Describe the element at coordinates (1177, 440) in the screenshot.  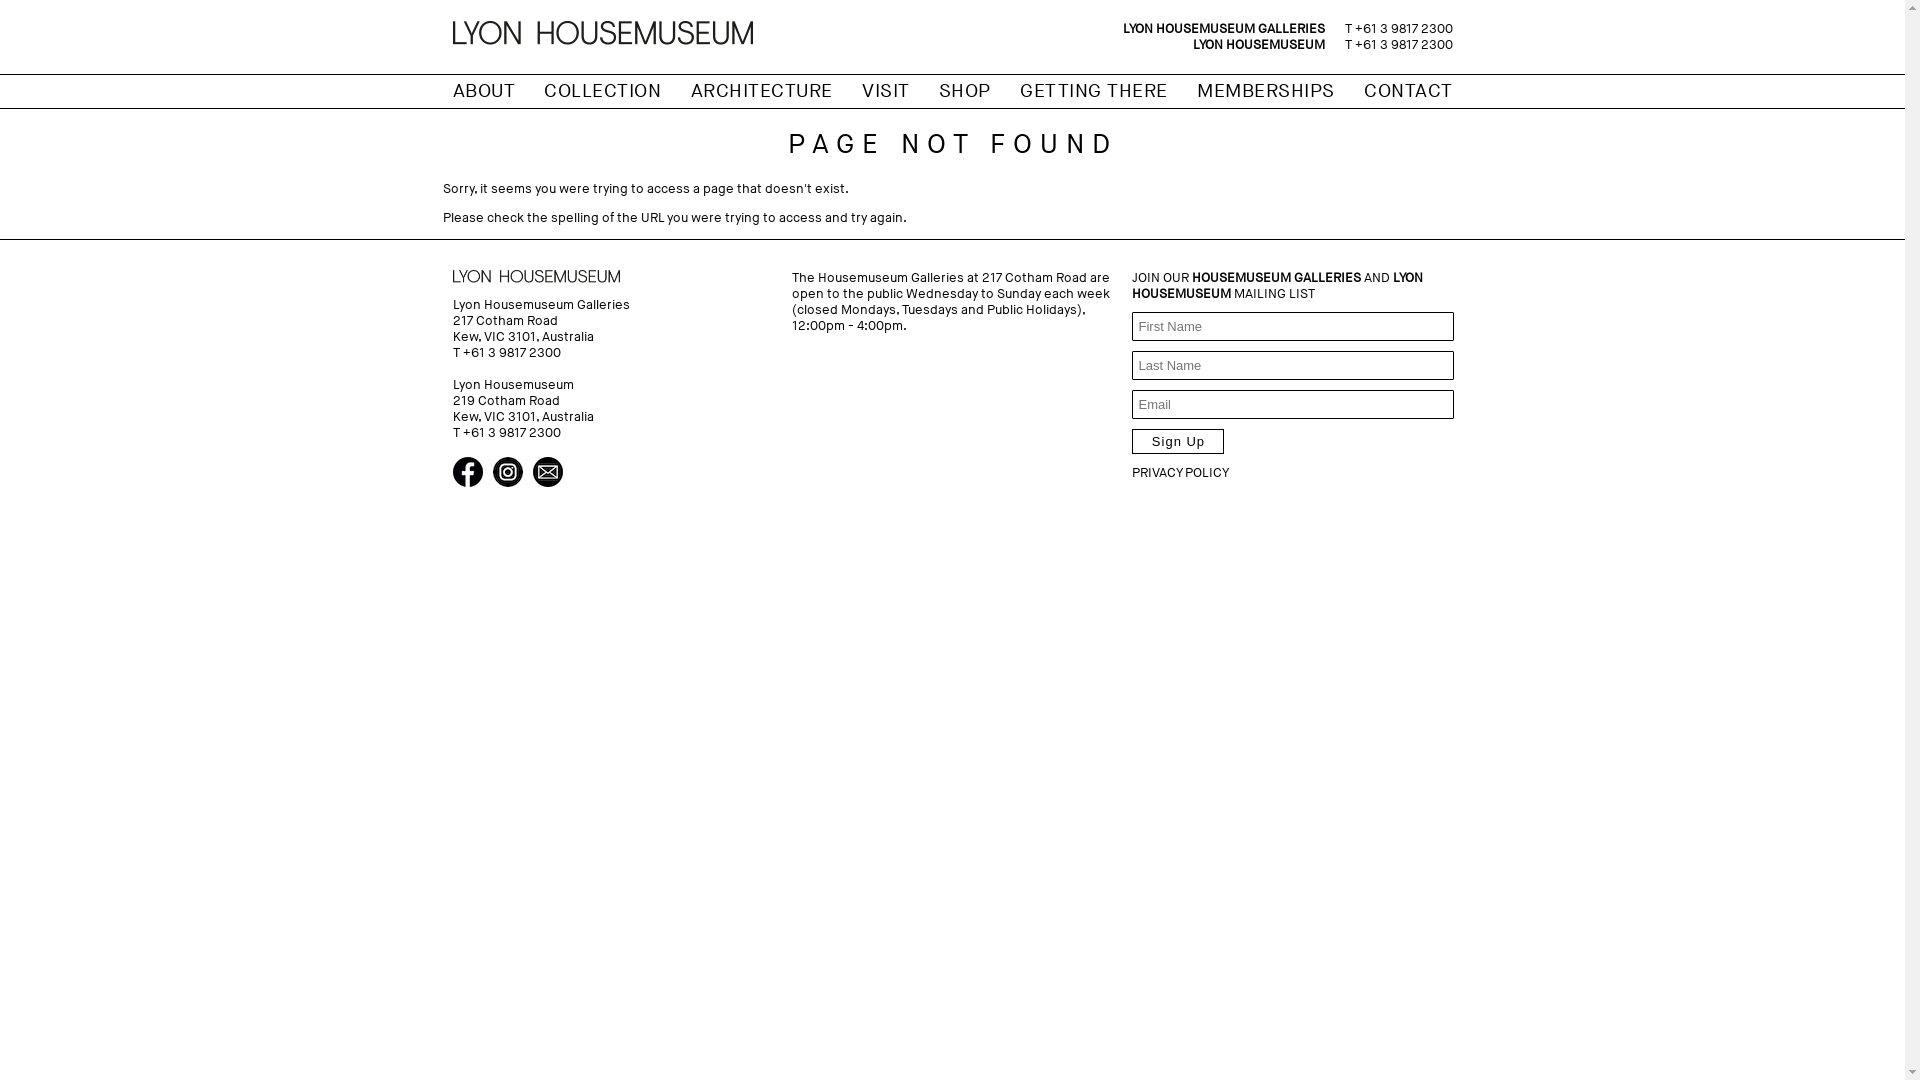
I see `'Sign Up'` at that location.